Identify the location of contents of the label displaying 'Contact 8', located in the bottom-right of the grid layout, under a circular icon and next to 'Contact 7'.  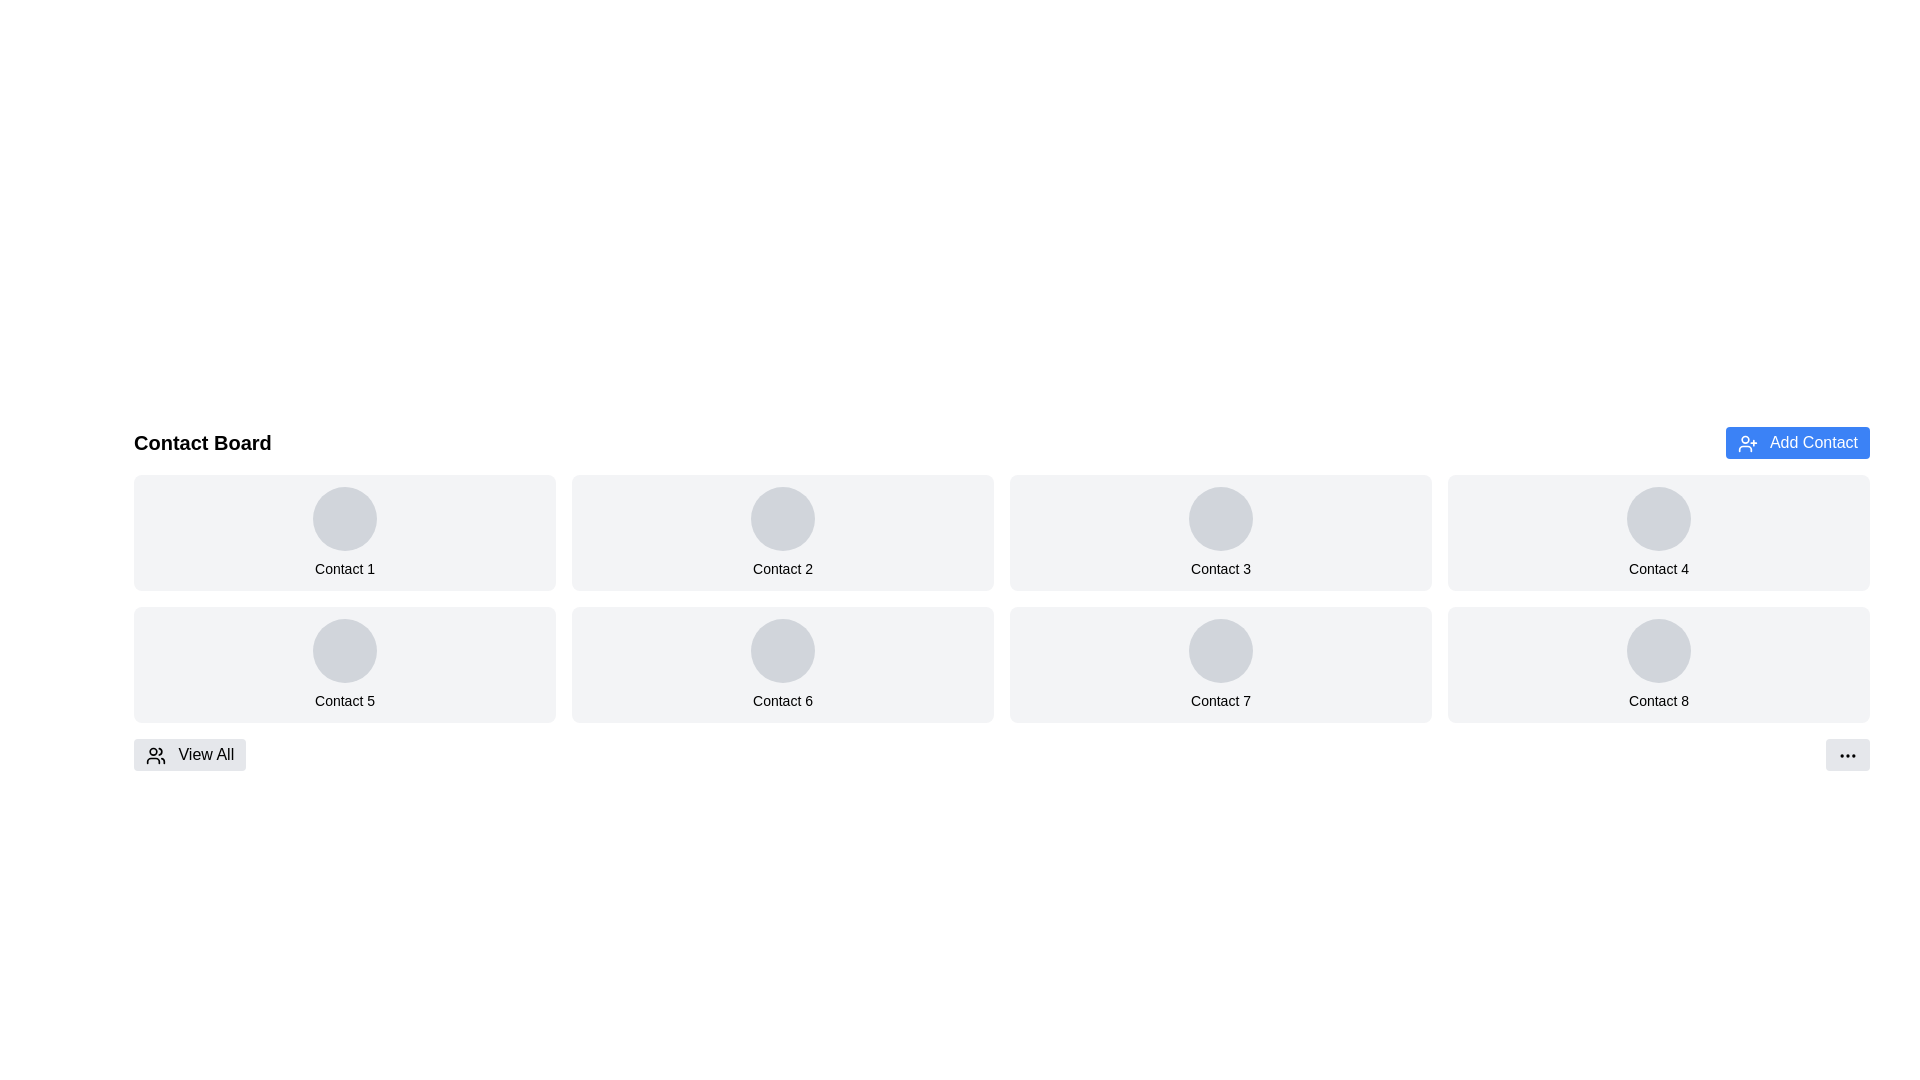
(1659, 700).